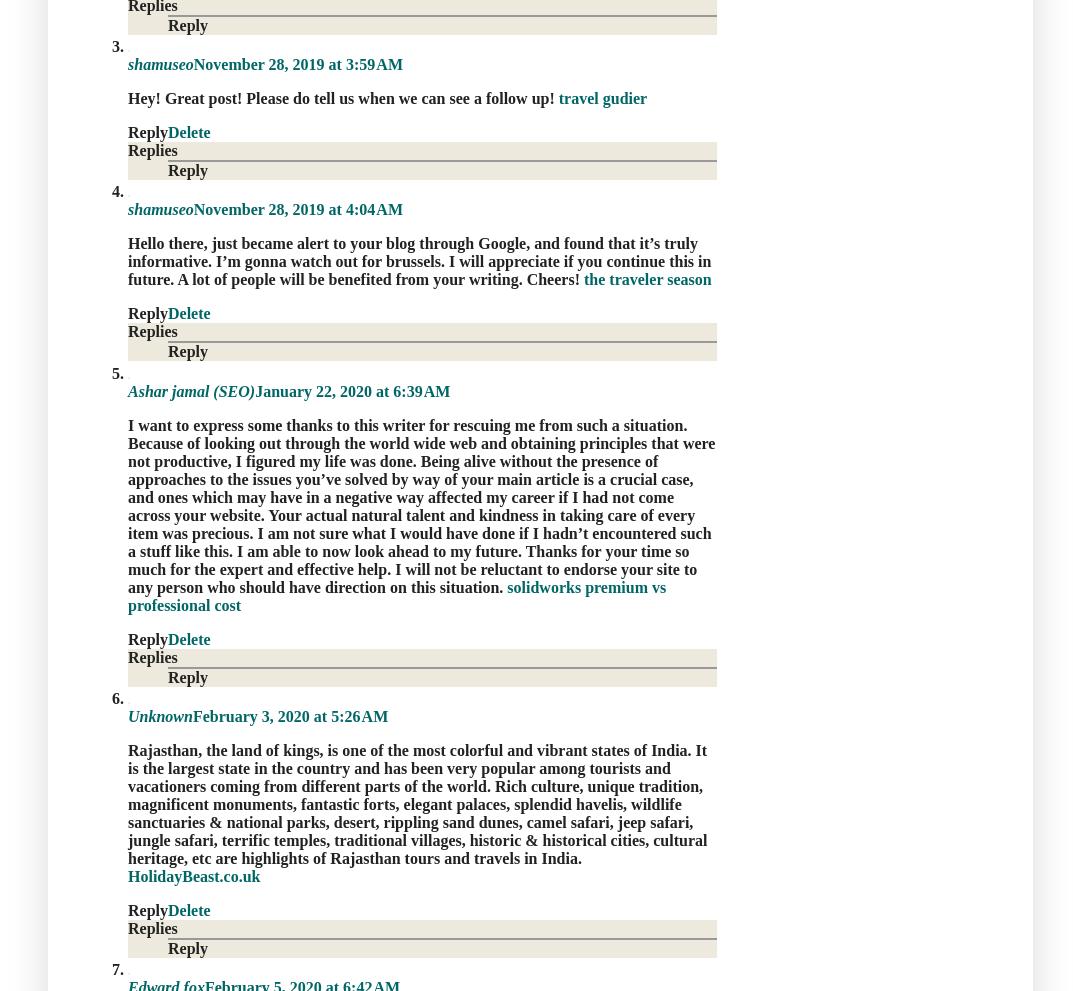 The image size is (1073, 991). What do you see at coordinates (421, 505) in the screenshot?
I see `'I want to express some thanks to this writer for rescuing me from such a situation. Because of looking out through the world wide web and obtaining principles that were not productive, I figured my life was done. Being alive without the presence of approaches to the issues you’ve solved by way of your main article is a crucial case, and ones which may have in a negative way affected my career if I had not come across your website. Your actual natural talent and kindness in taking care of every item was precious. I am not sure what I would have done if I hadn’t encountered such a stuff like this. I am able to now look ahead to my future. Thanks for your time so much for the expert and effective help. I will not be reluctant to endorse your site to any person who should have direction on this situation.'` at bounding box center [421, 505].